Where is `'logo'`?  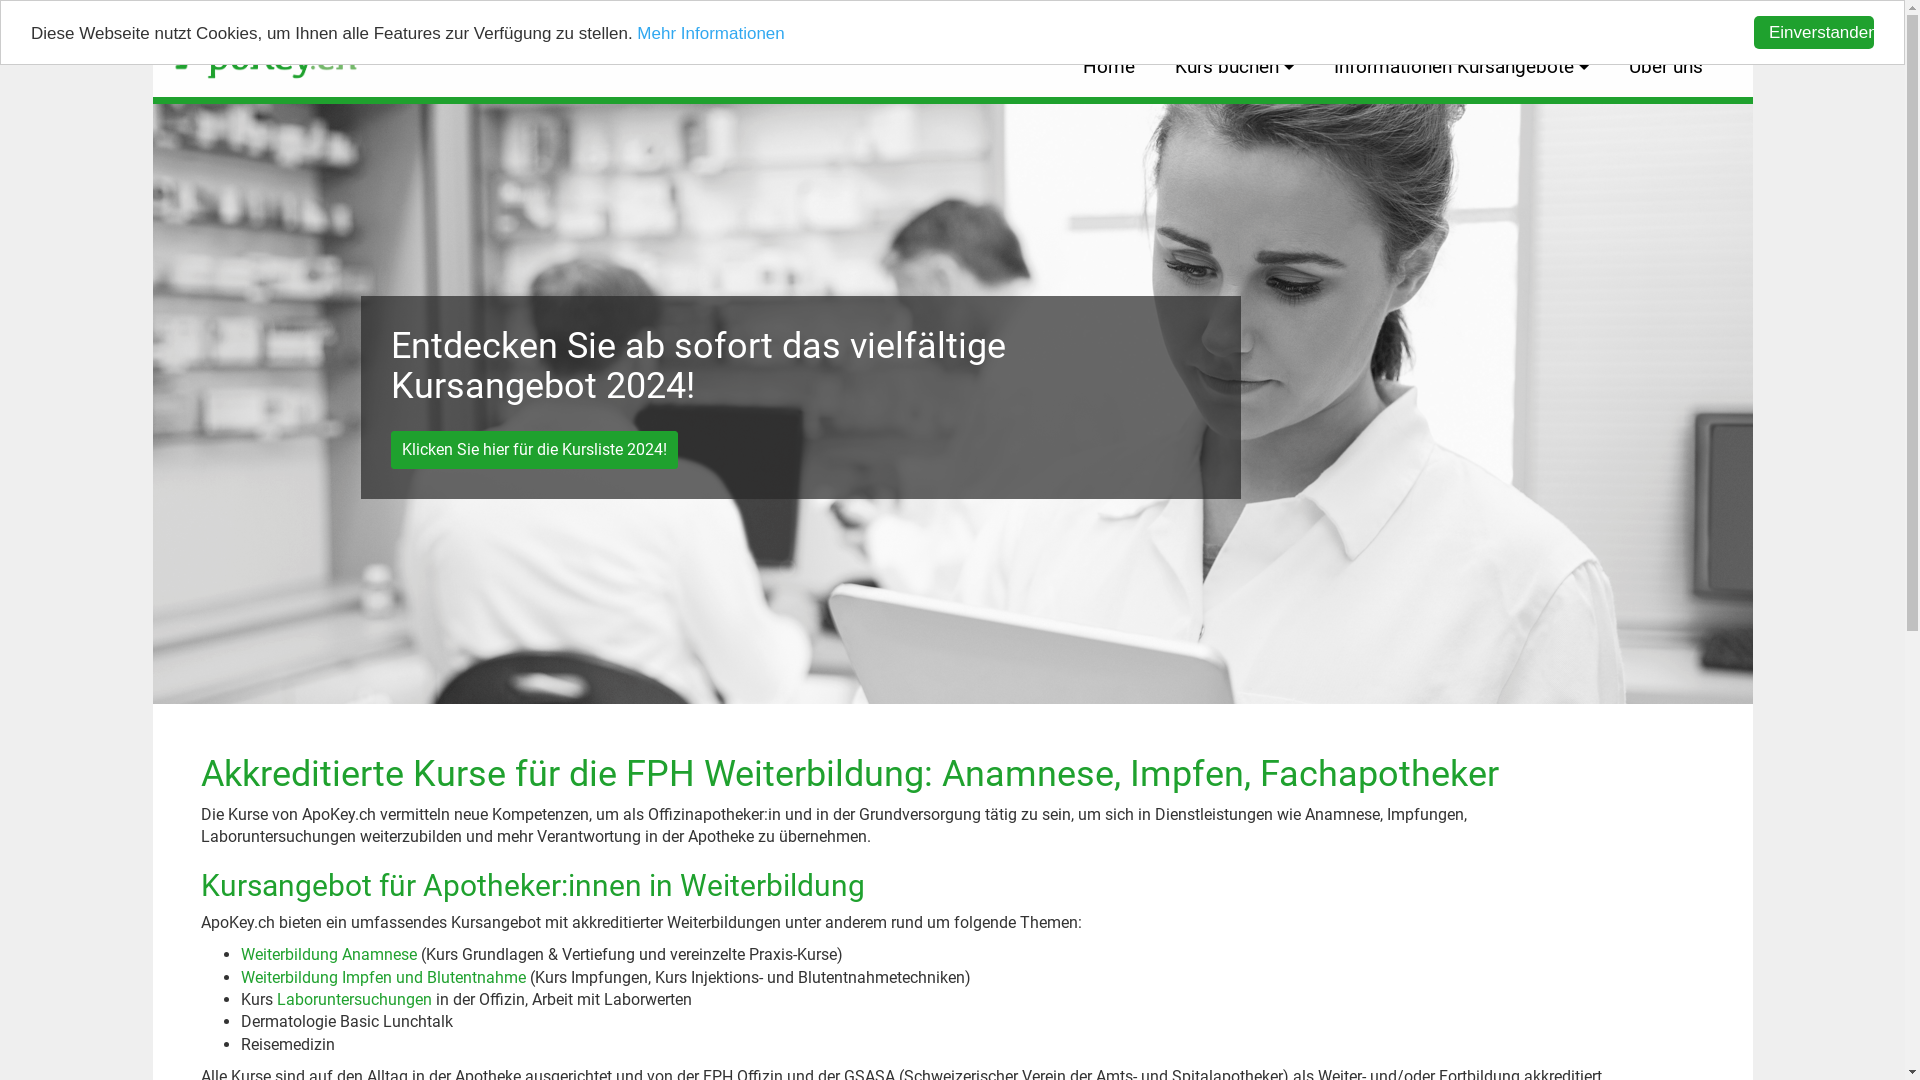 'logo' is located at coordinates (264, 45).